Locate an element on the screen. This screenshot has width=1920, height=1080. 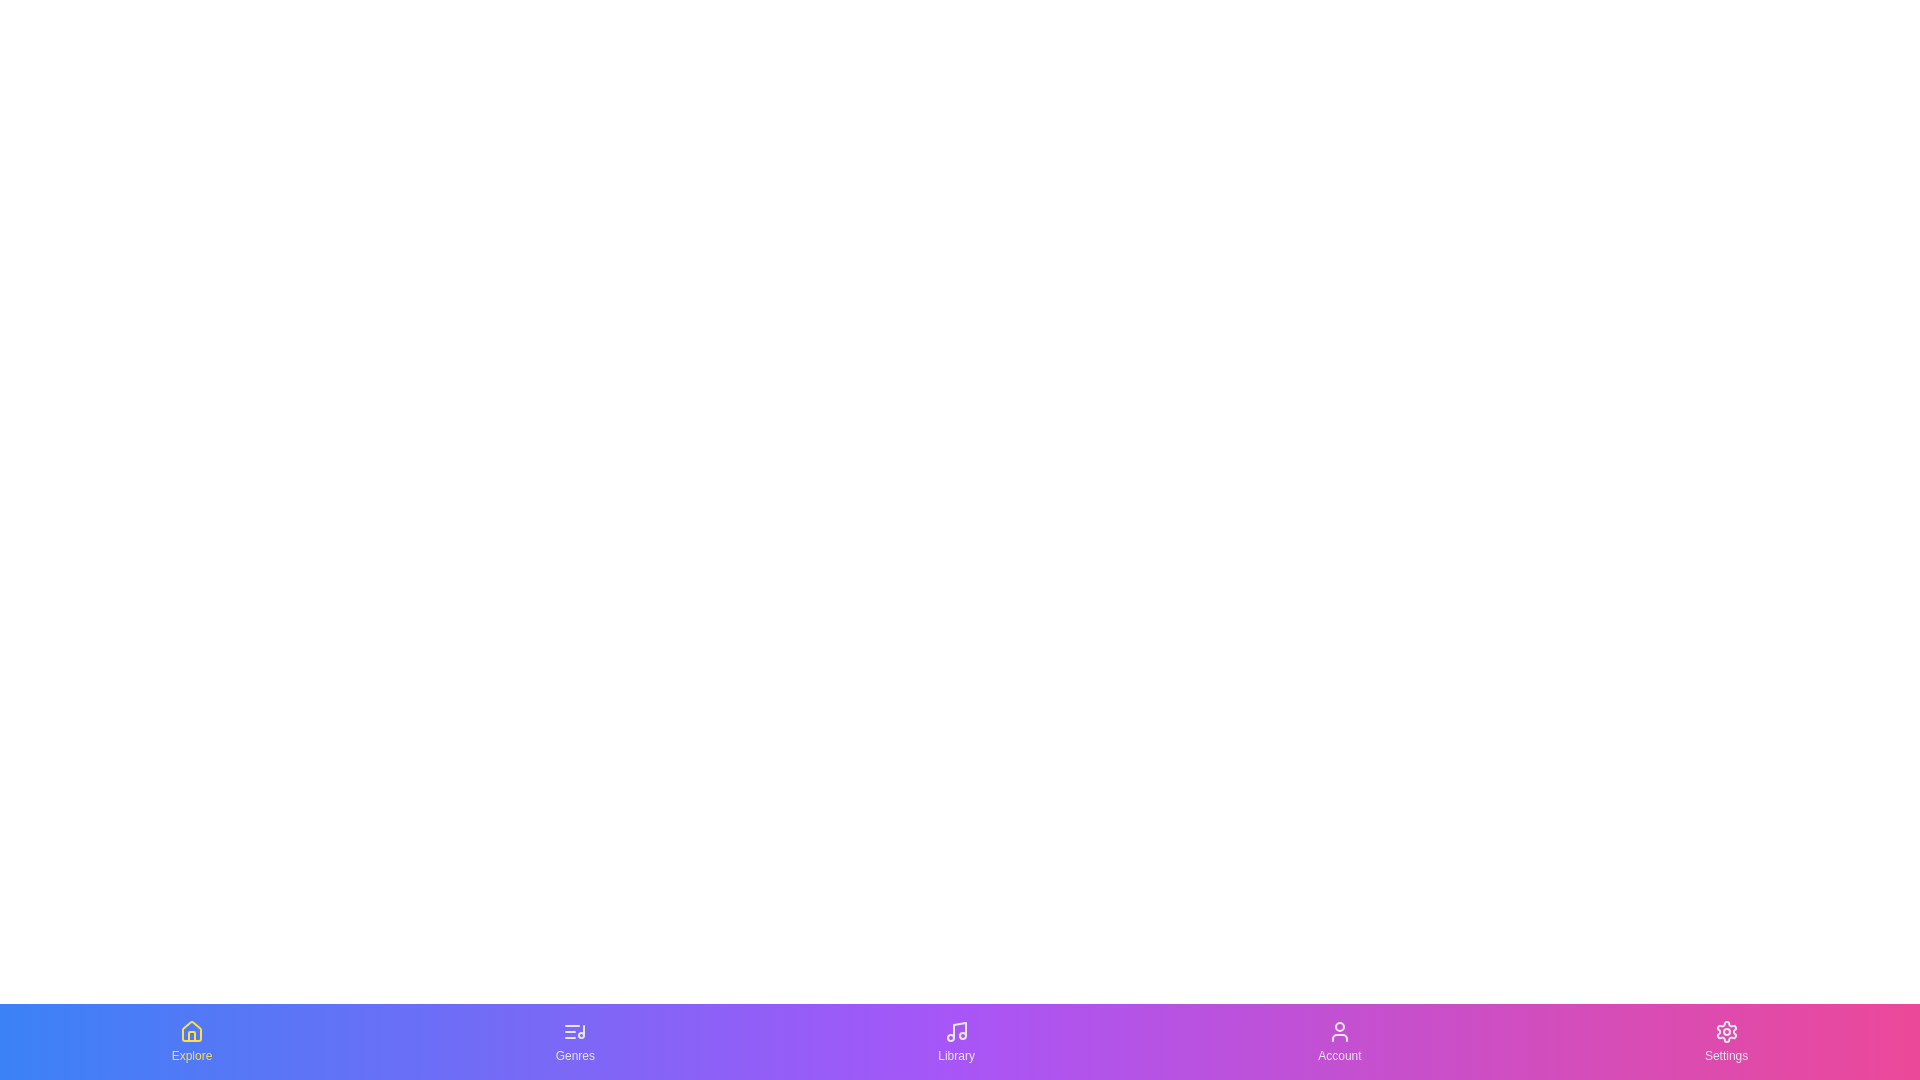
the Account tab by clicking on its button is located at coordinates (1339, 1040).